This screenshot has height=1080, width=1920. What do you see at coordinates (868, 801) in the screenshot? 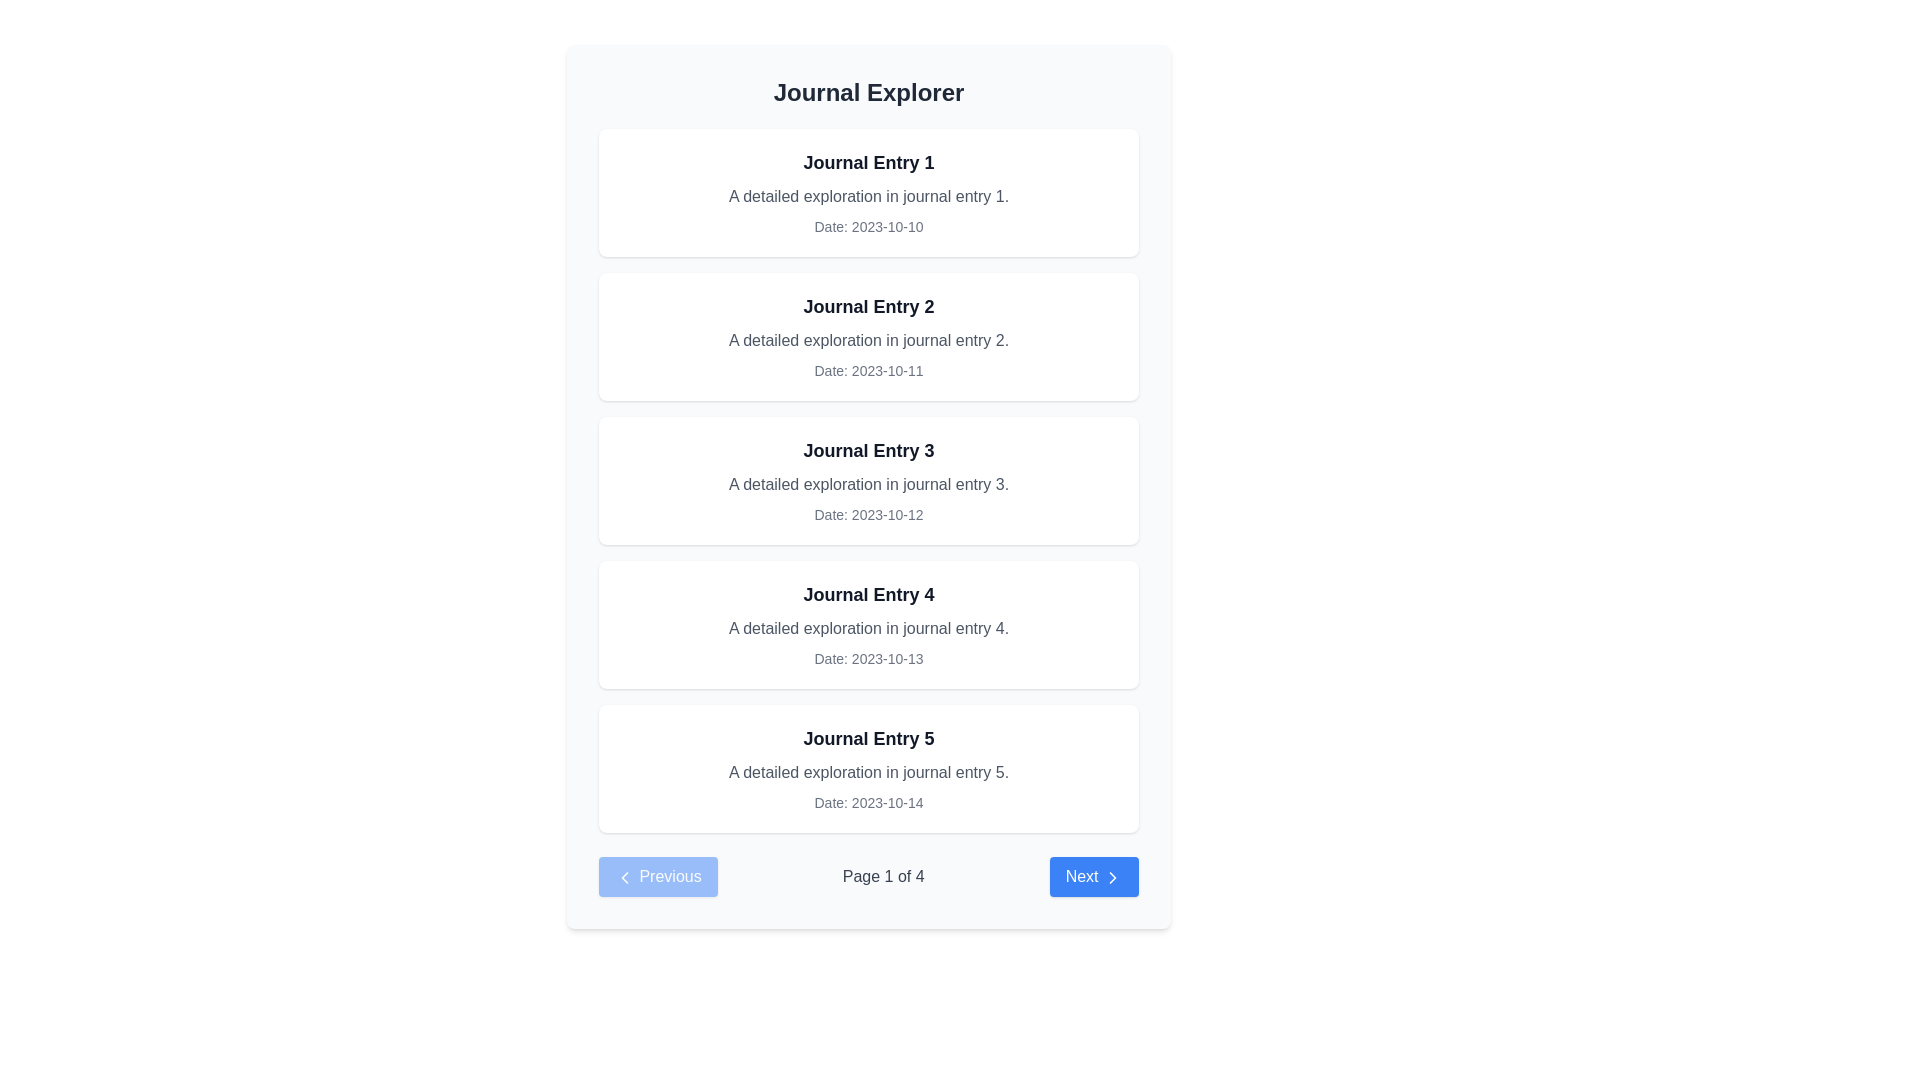
I see `the text label displaying 'Date: 2023-10-14', which is located beneath the description of 'Journal Entry 5' in the fifth card of the list` at bounding box center [868, 801].